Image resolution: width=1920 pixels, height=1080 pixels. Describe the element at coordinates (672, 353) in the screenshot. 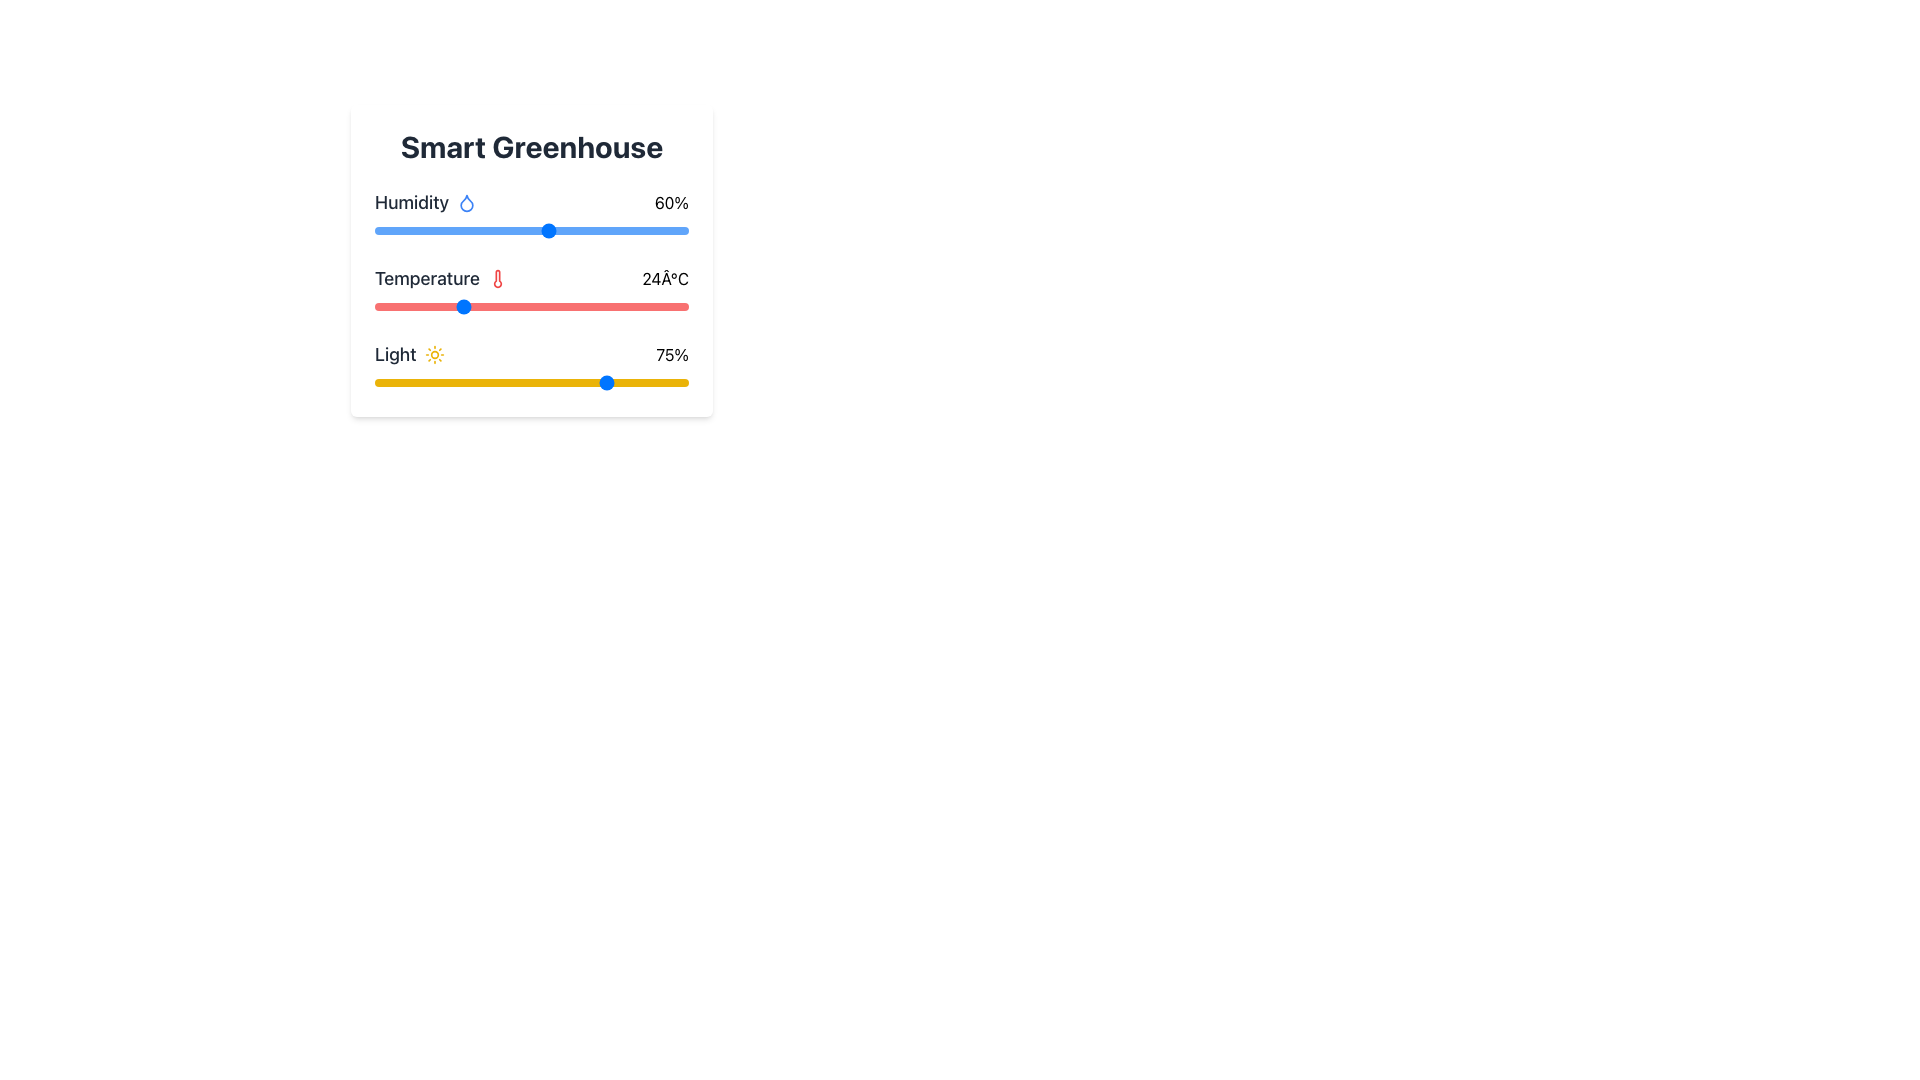

I see `the Label displaying '75%' in black font on a white background, located at the right end of the 'Light' metric's row in the 'Smart Greenhouse' interface` at that location.